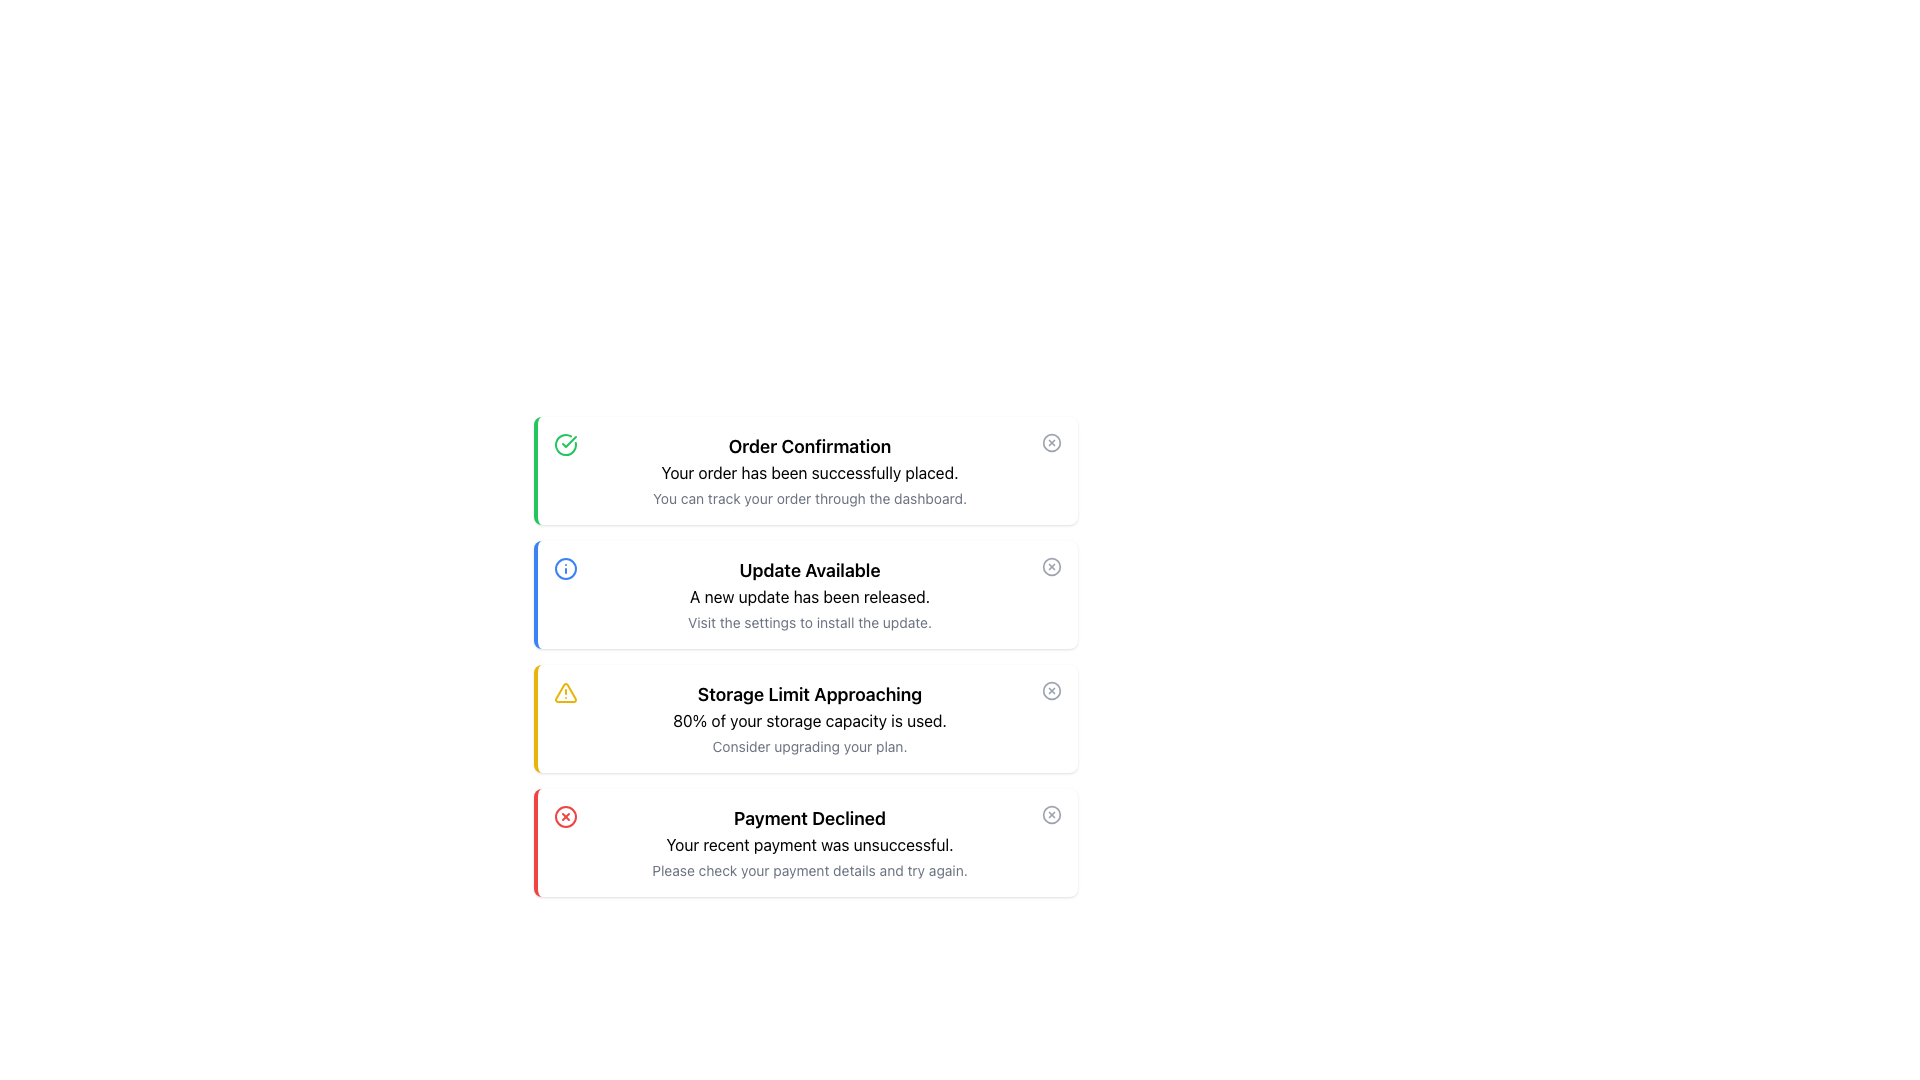 Image resolution: width=1920 pixels, height=1080 pixels. I want to click on notification titled 'Storage Limit Approaching' which indicates that 80% of your storage capacity is used and suggests considering an upgrade to your plan, so click(810, 717).